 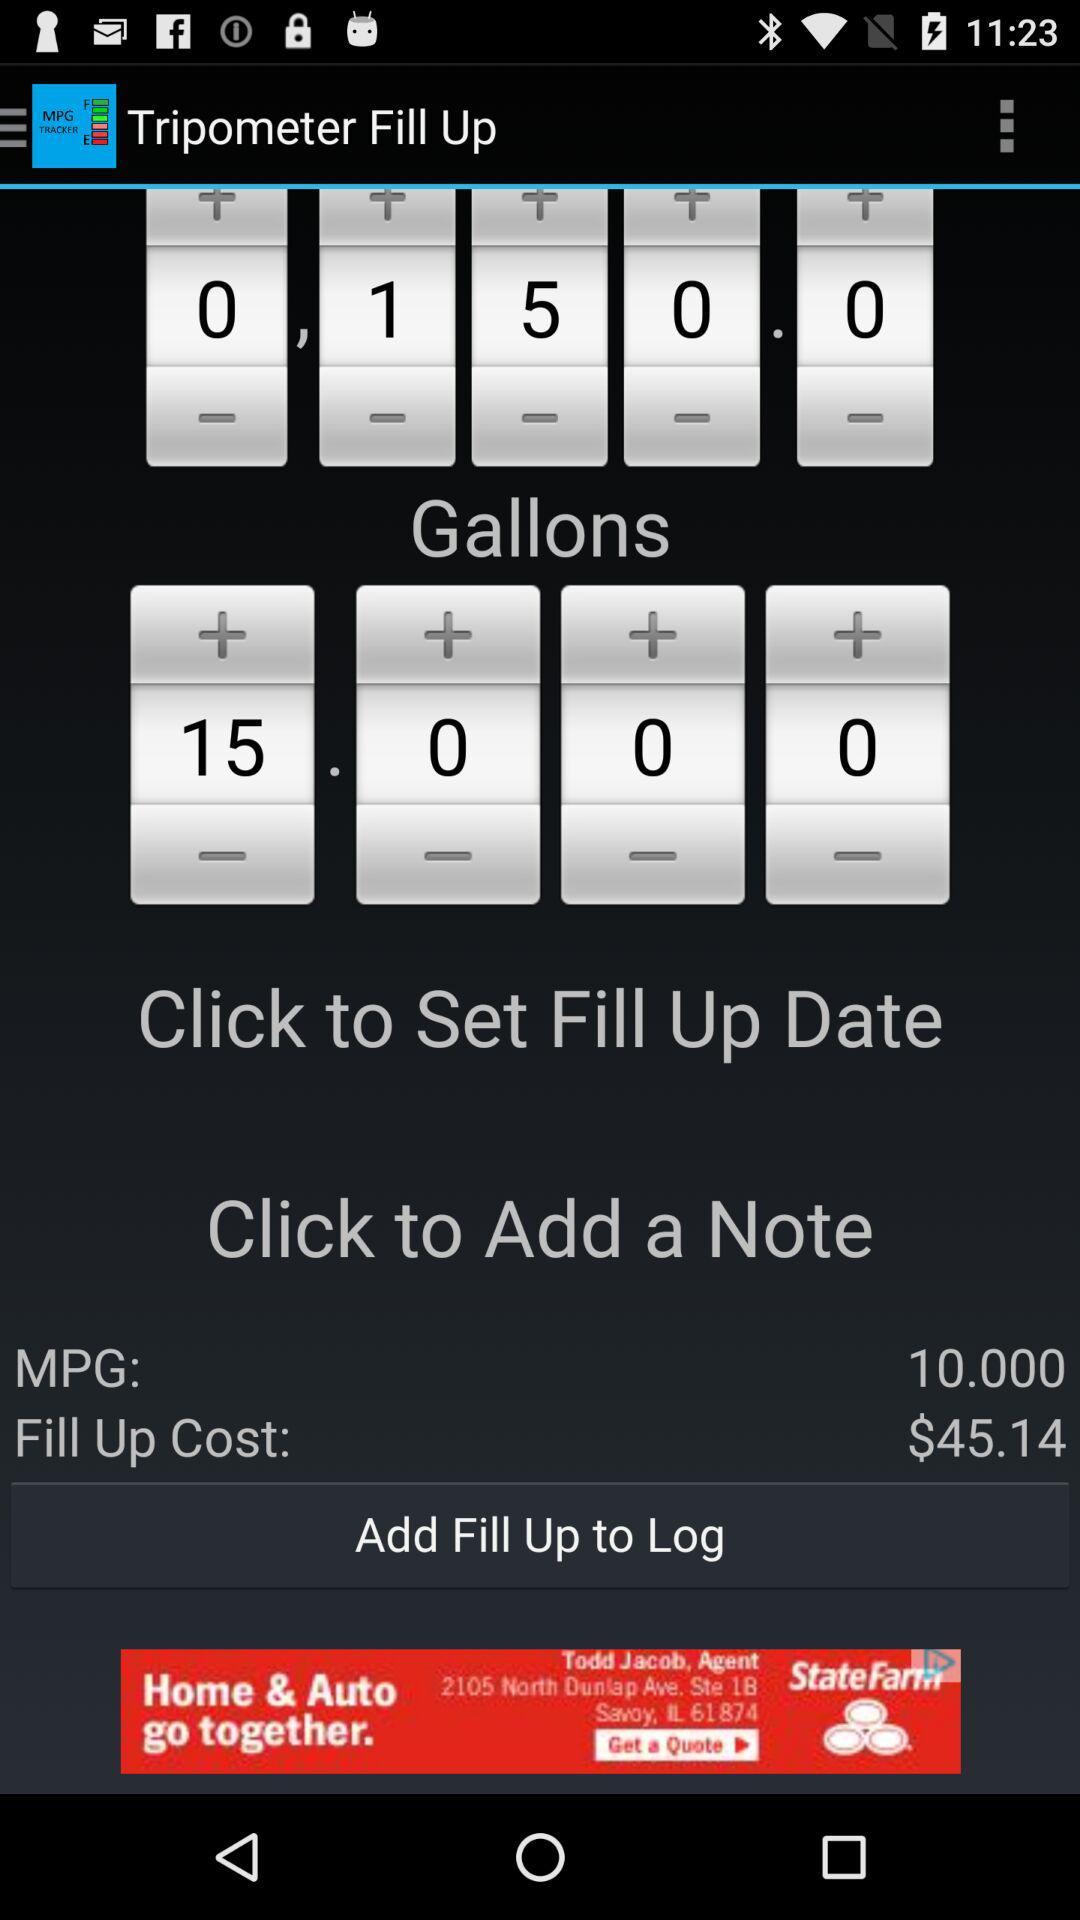 What do you see at coordinates (856, 858) in the screenshot?
I see `reduce` at bounding box center [856, 858].